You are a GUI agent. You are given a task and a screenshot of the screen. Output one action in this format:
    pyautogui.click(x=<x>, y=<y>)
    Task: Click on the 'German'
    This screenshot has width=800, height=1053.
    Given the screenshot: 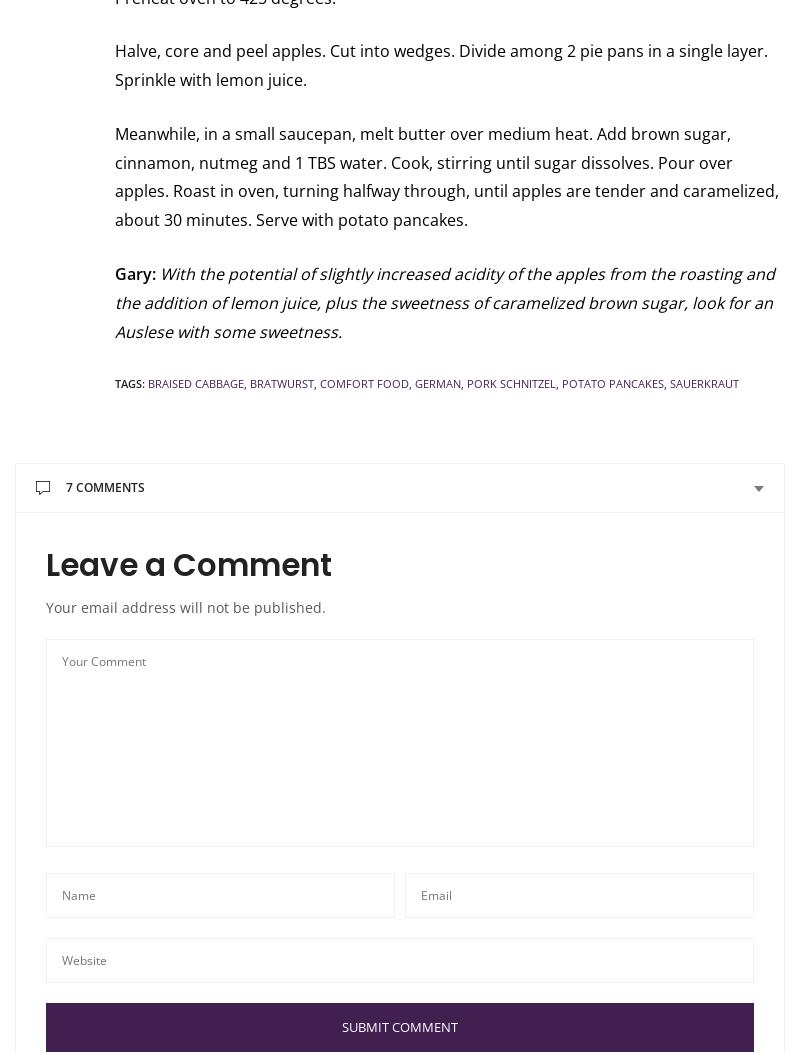 What is the action you would take?
    pyautogui.click(x=437, y=383)
    